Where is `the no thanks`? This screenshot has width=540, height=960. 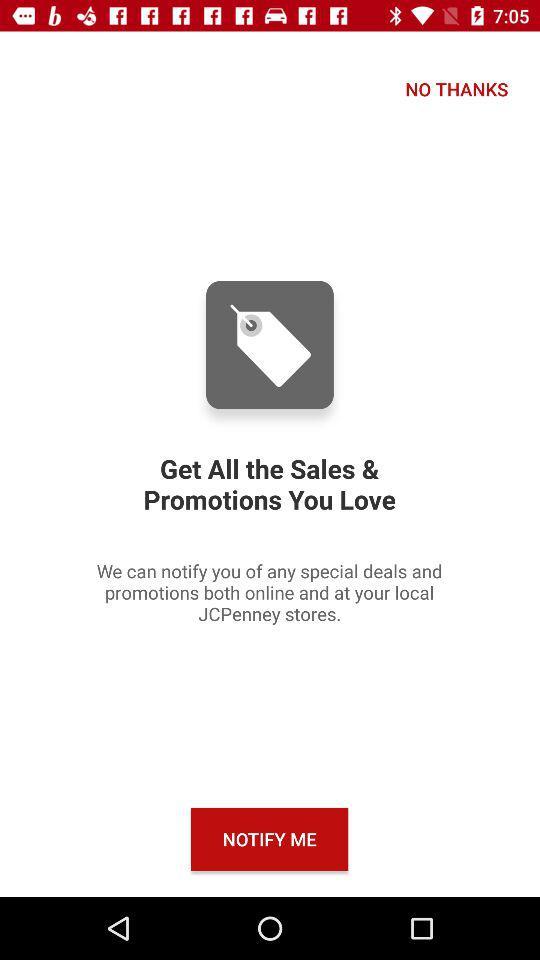
the no thanks is located at coordinates (456, 89).